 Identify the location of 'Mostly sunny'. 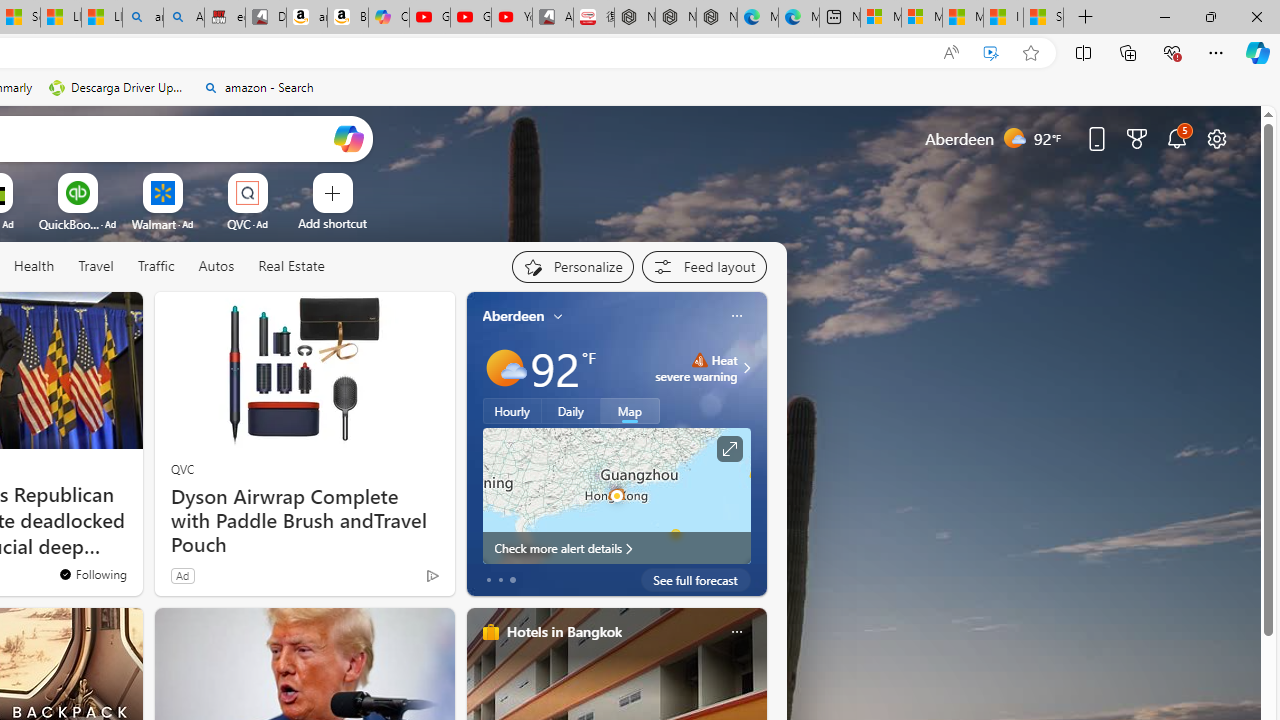
(504, 368).